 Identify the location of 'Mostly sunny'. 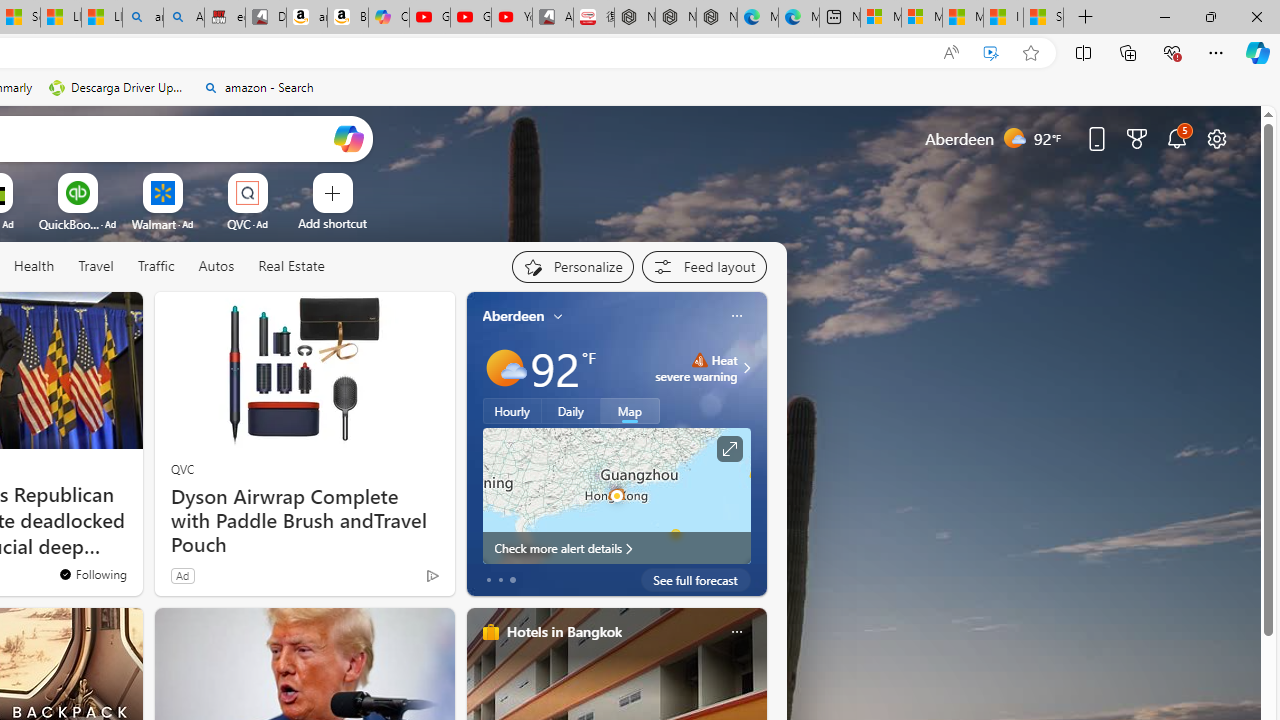
(504, 368).